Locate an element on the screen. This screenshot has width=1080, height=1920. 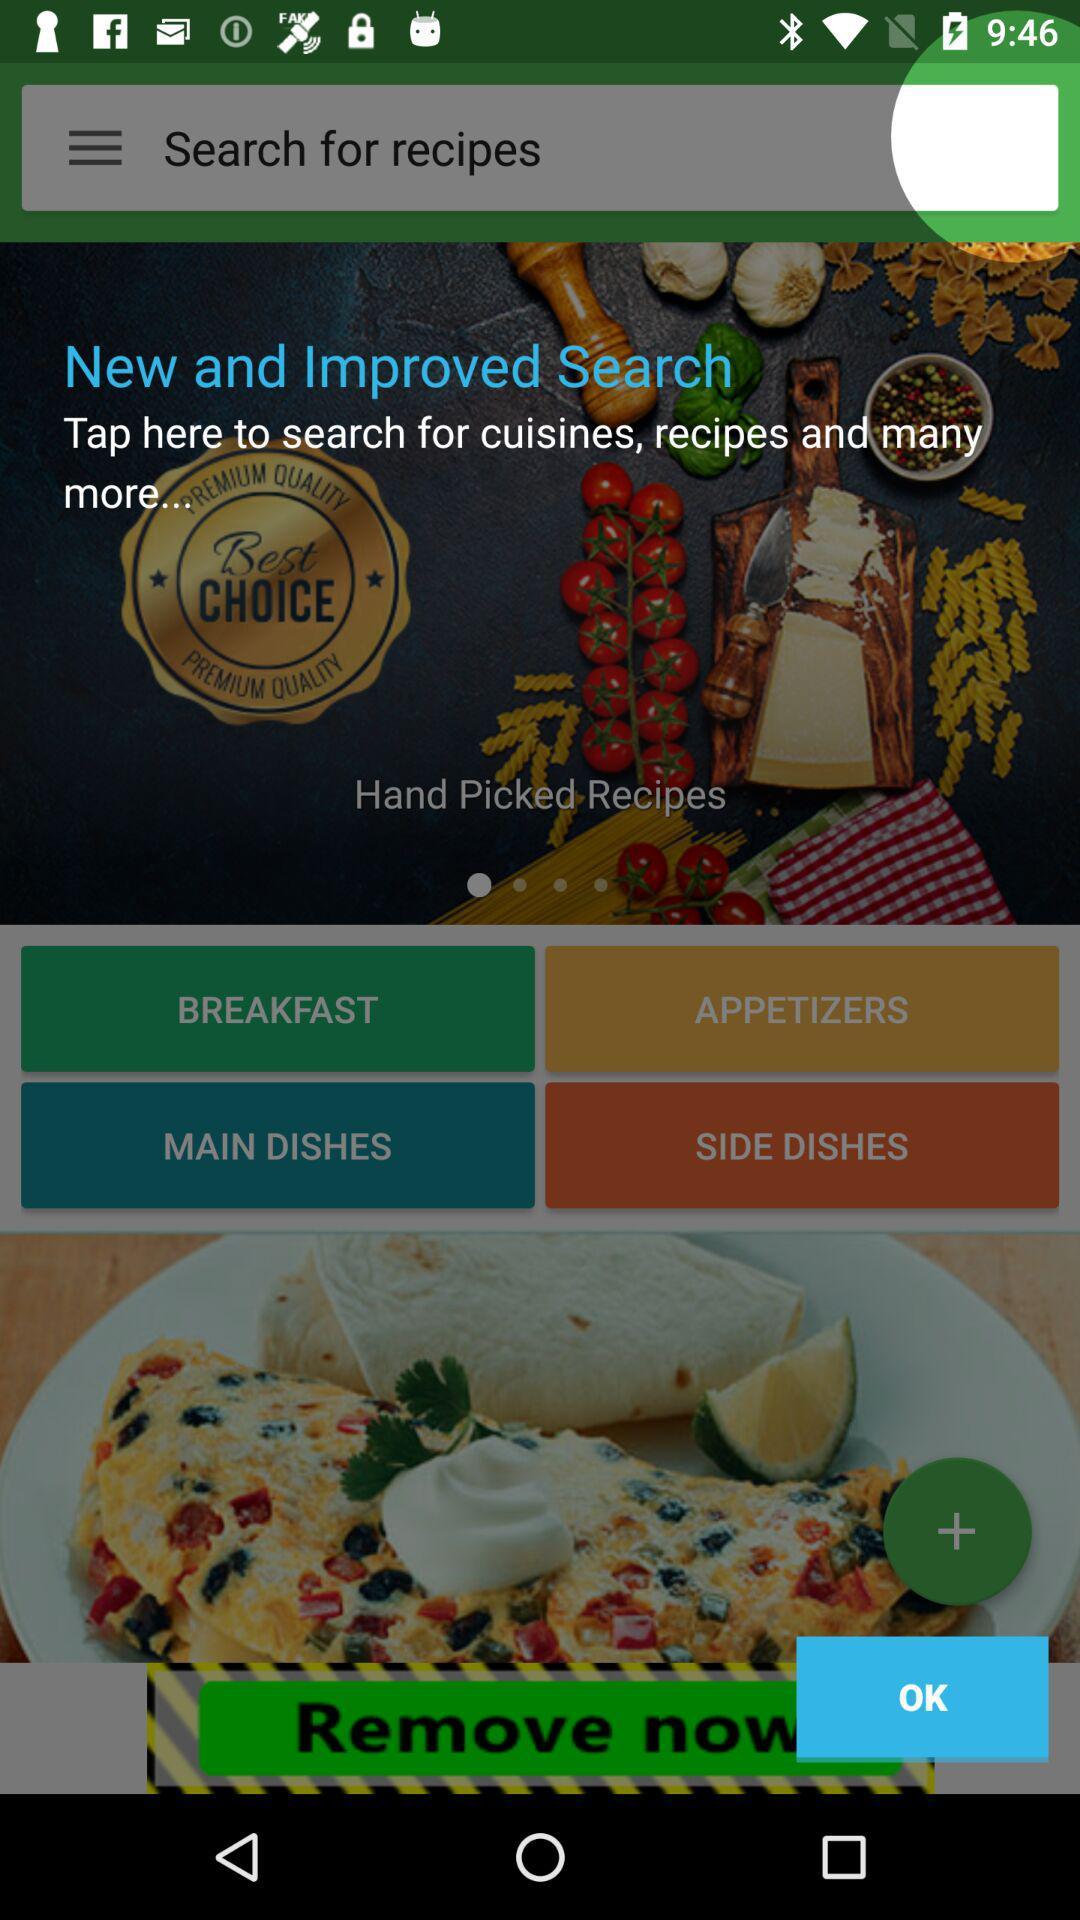
the add icon is located at coordinates (955, 1538).